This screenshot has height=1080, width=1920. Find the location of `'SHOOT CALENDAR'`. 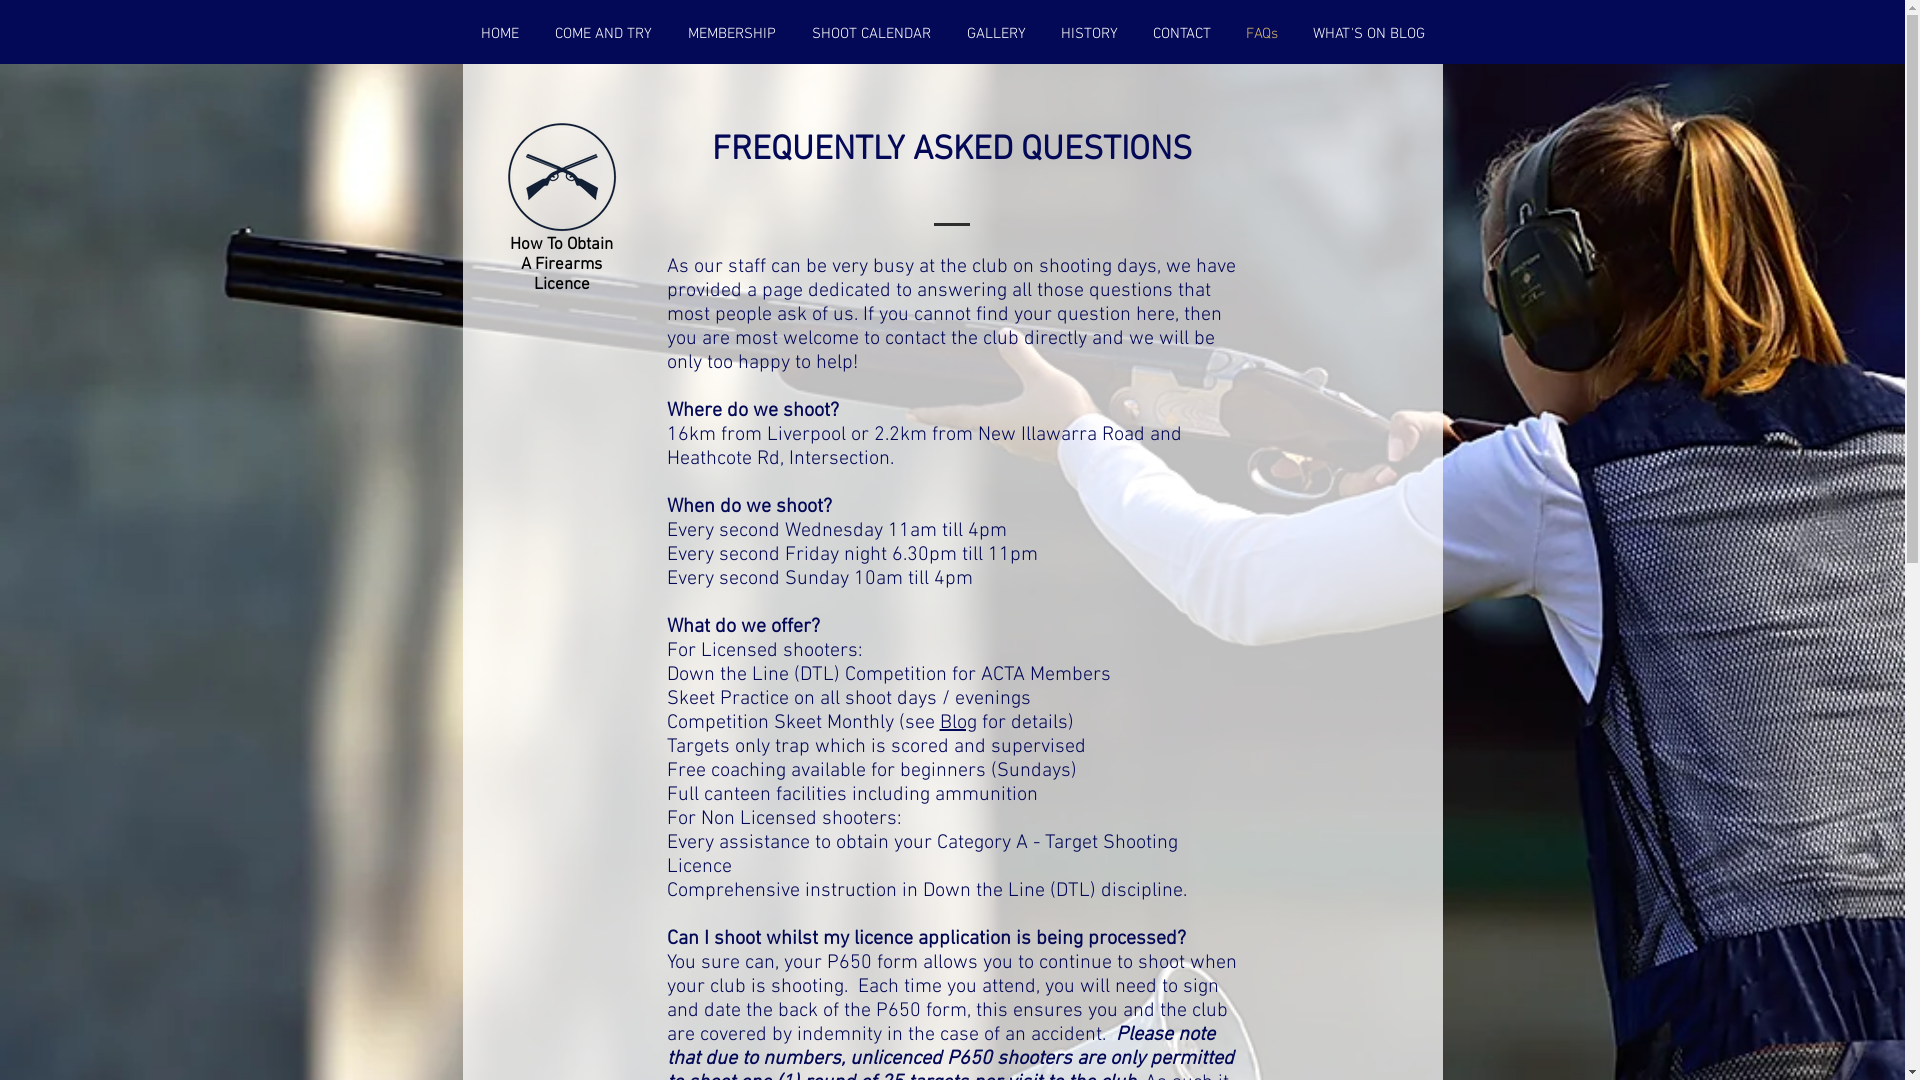

'SHOOT CALENDAR' is located at coordinates (871, 34).